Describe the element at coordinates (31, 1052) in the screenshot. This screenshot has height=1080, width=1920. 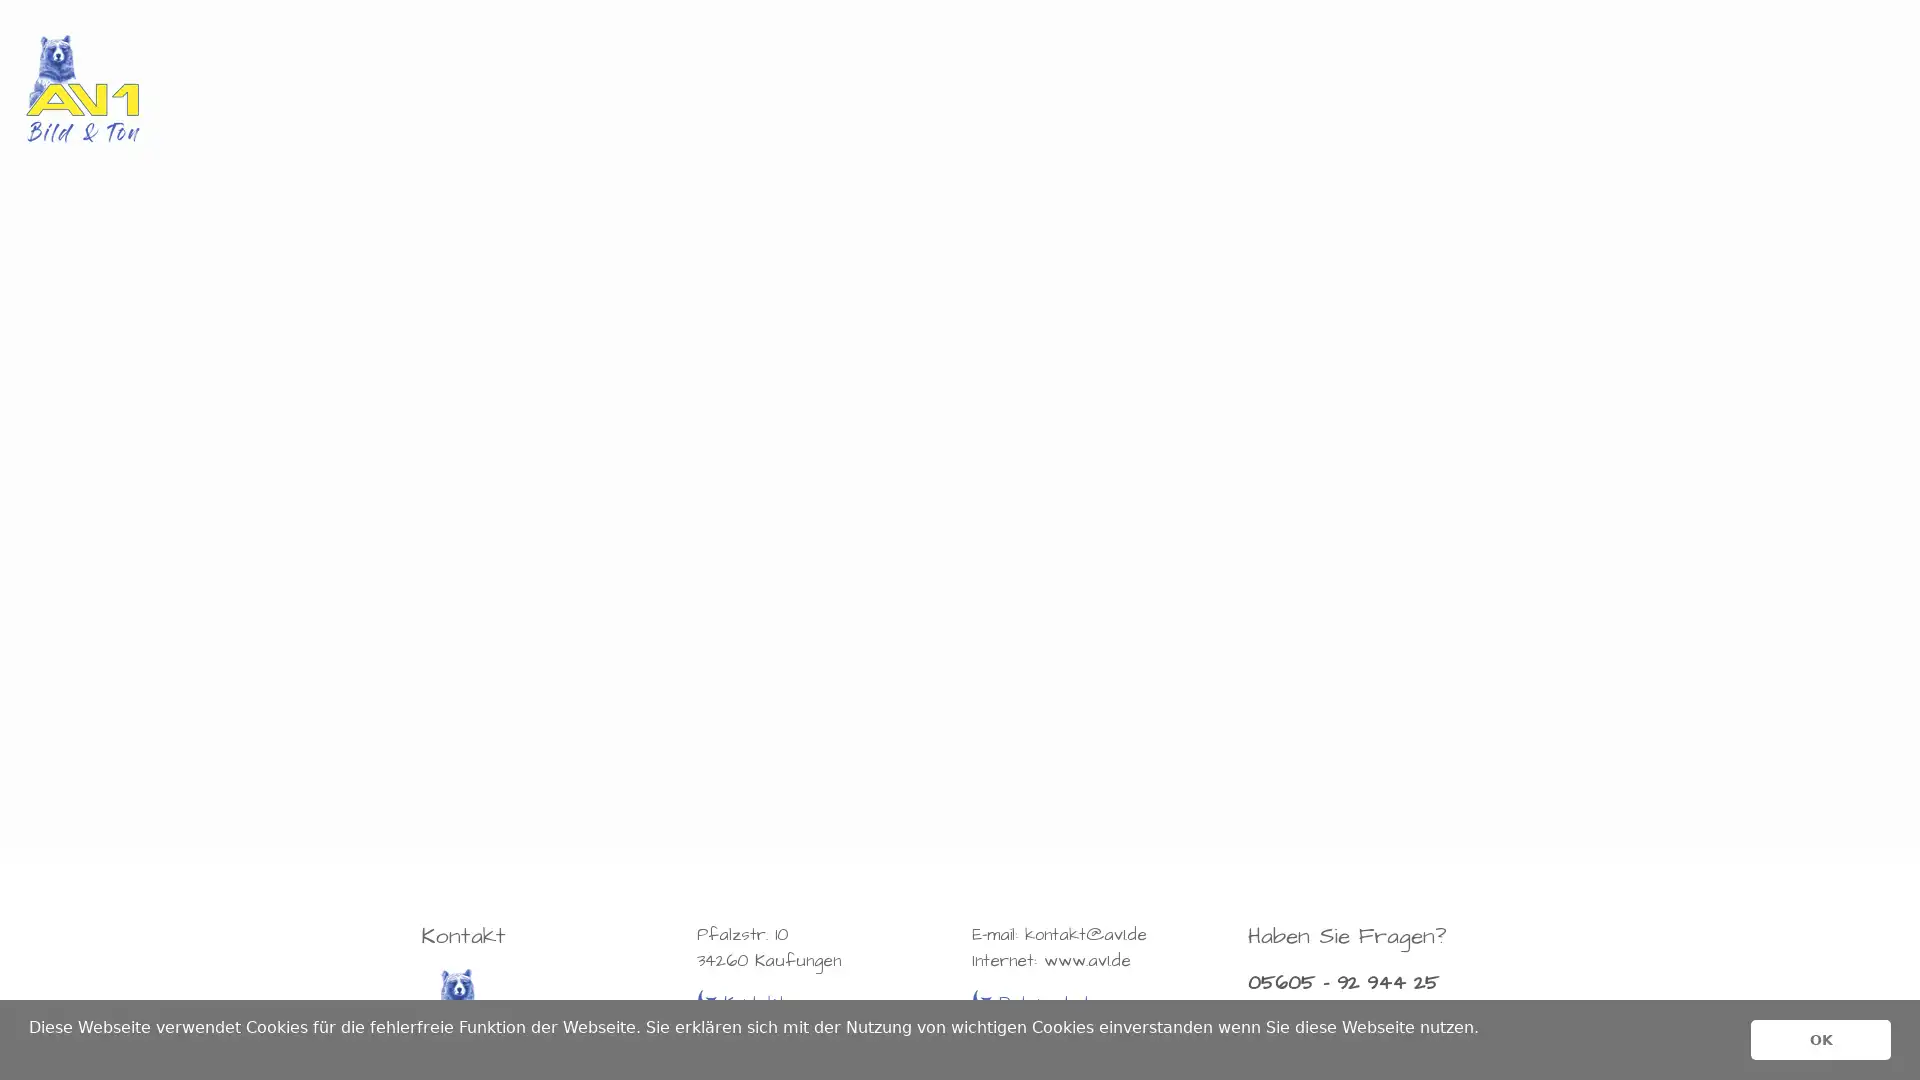
I see `learn more about cookies` at that location.